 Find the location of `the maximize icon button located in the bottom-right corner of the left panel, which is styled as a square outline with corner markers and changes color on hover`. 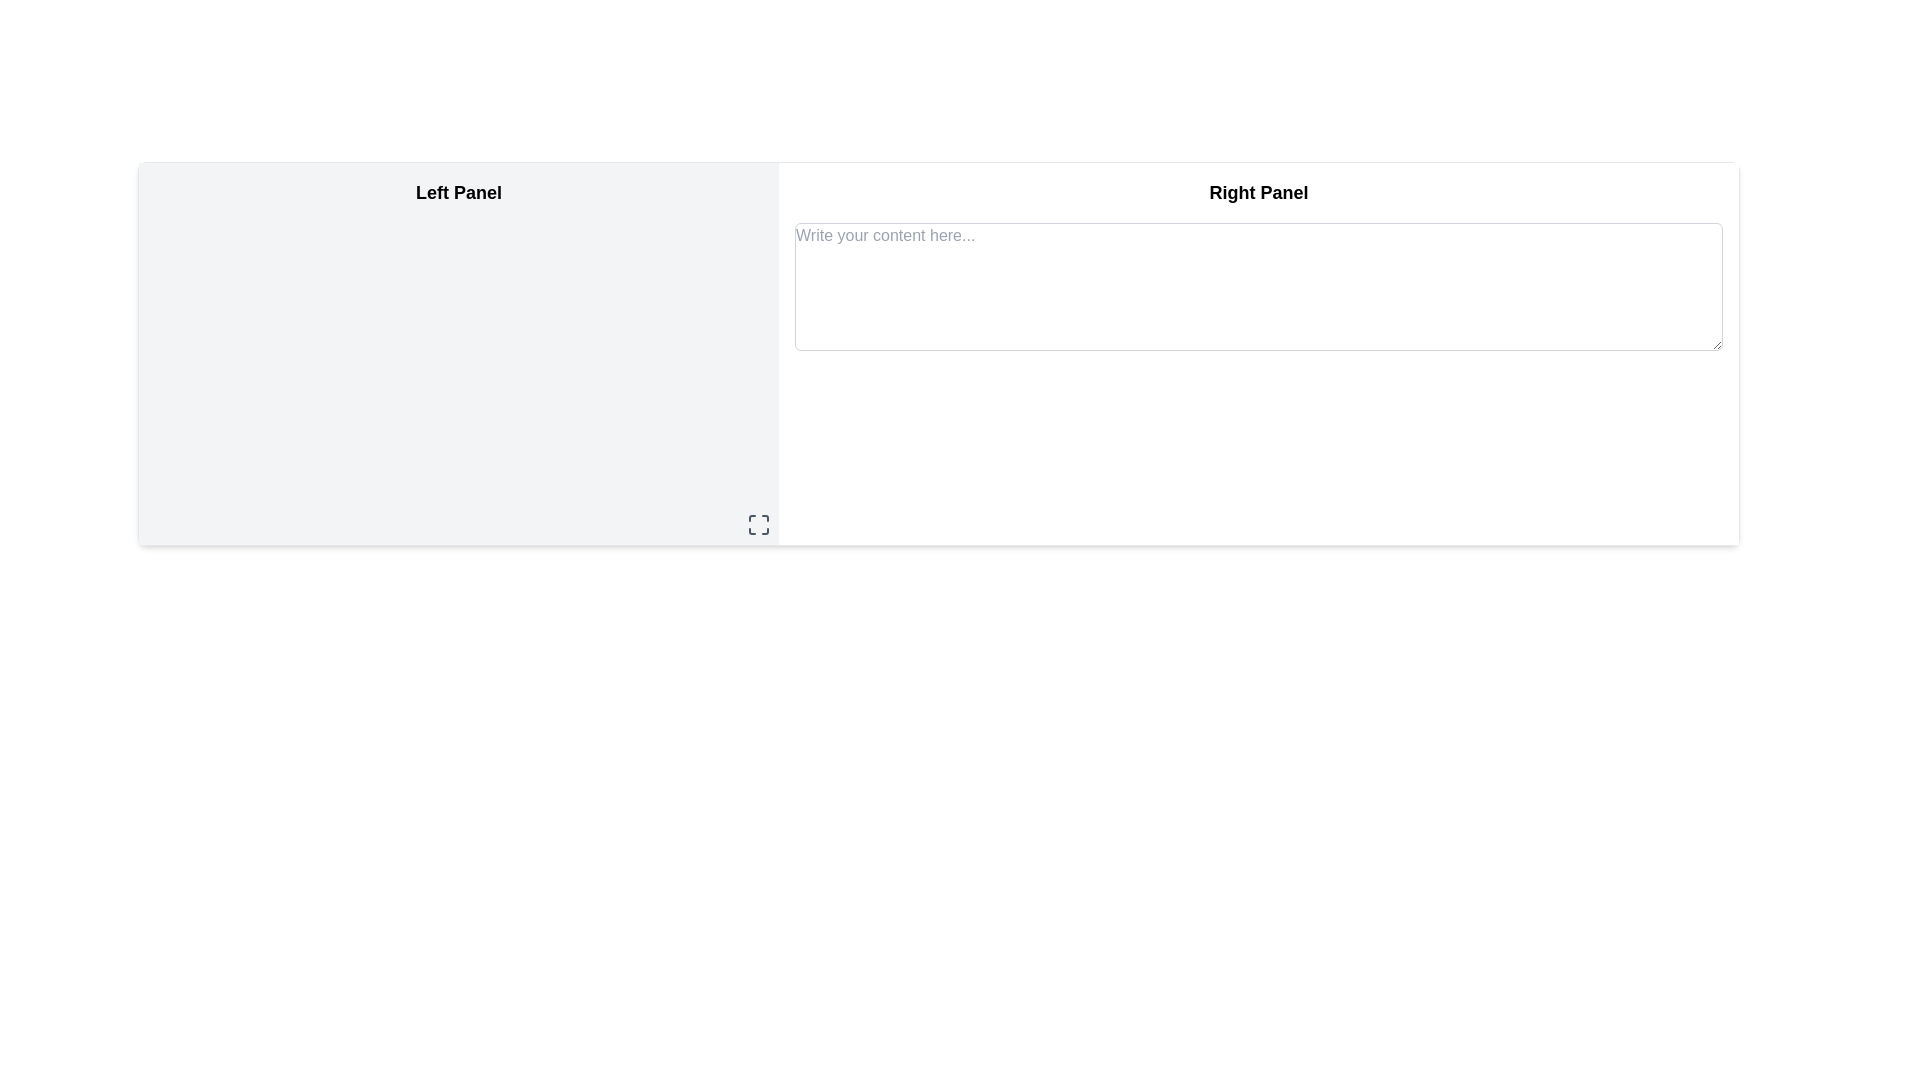

the maximize icon button located in the bottom-right corner of the left panel, which is styled as a square outline with corner markers and changes color on hover is located at coordinates (757, 523).